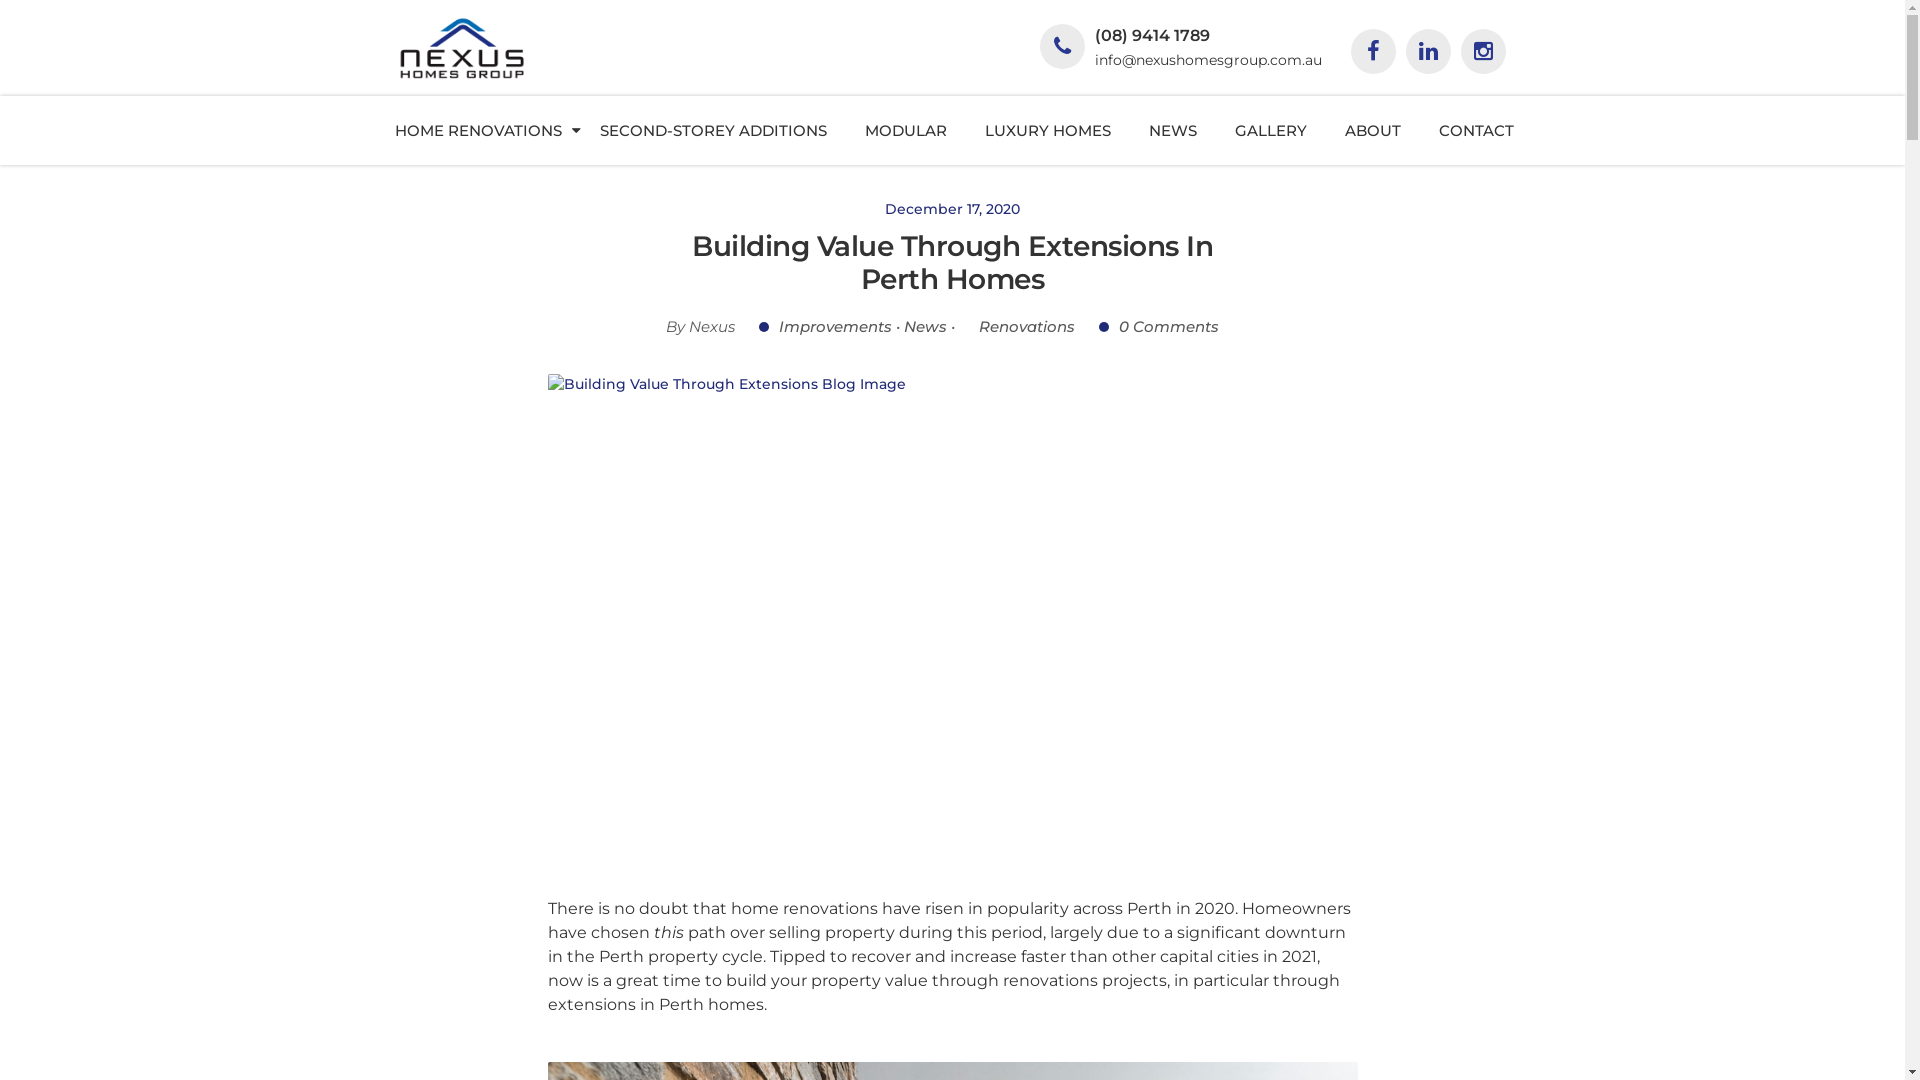  What do you see at coordinates (757, 325) in the screenshot?
I see `'Improvements'` at bounding box center [757, 325].